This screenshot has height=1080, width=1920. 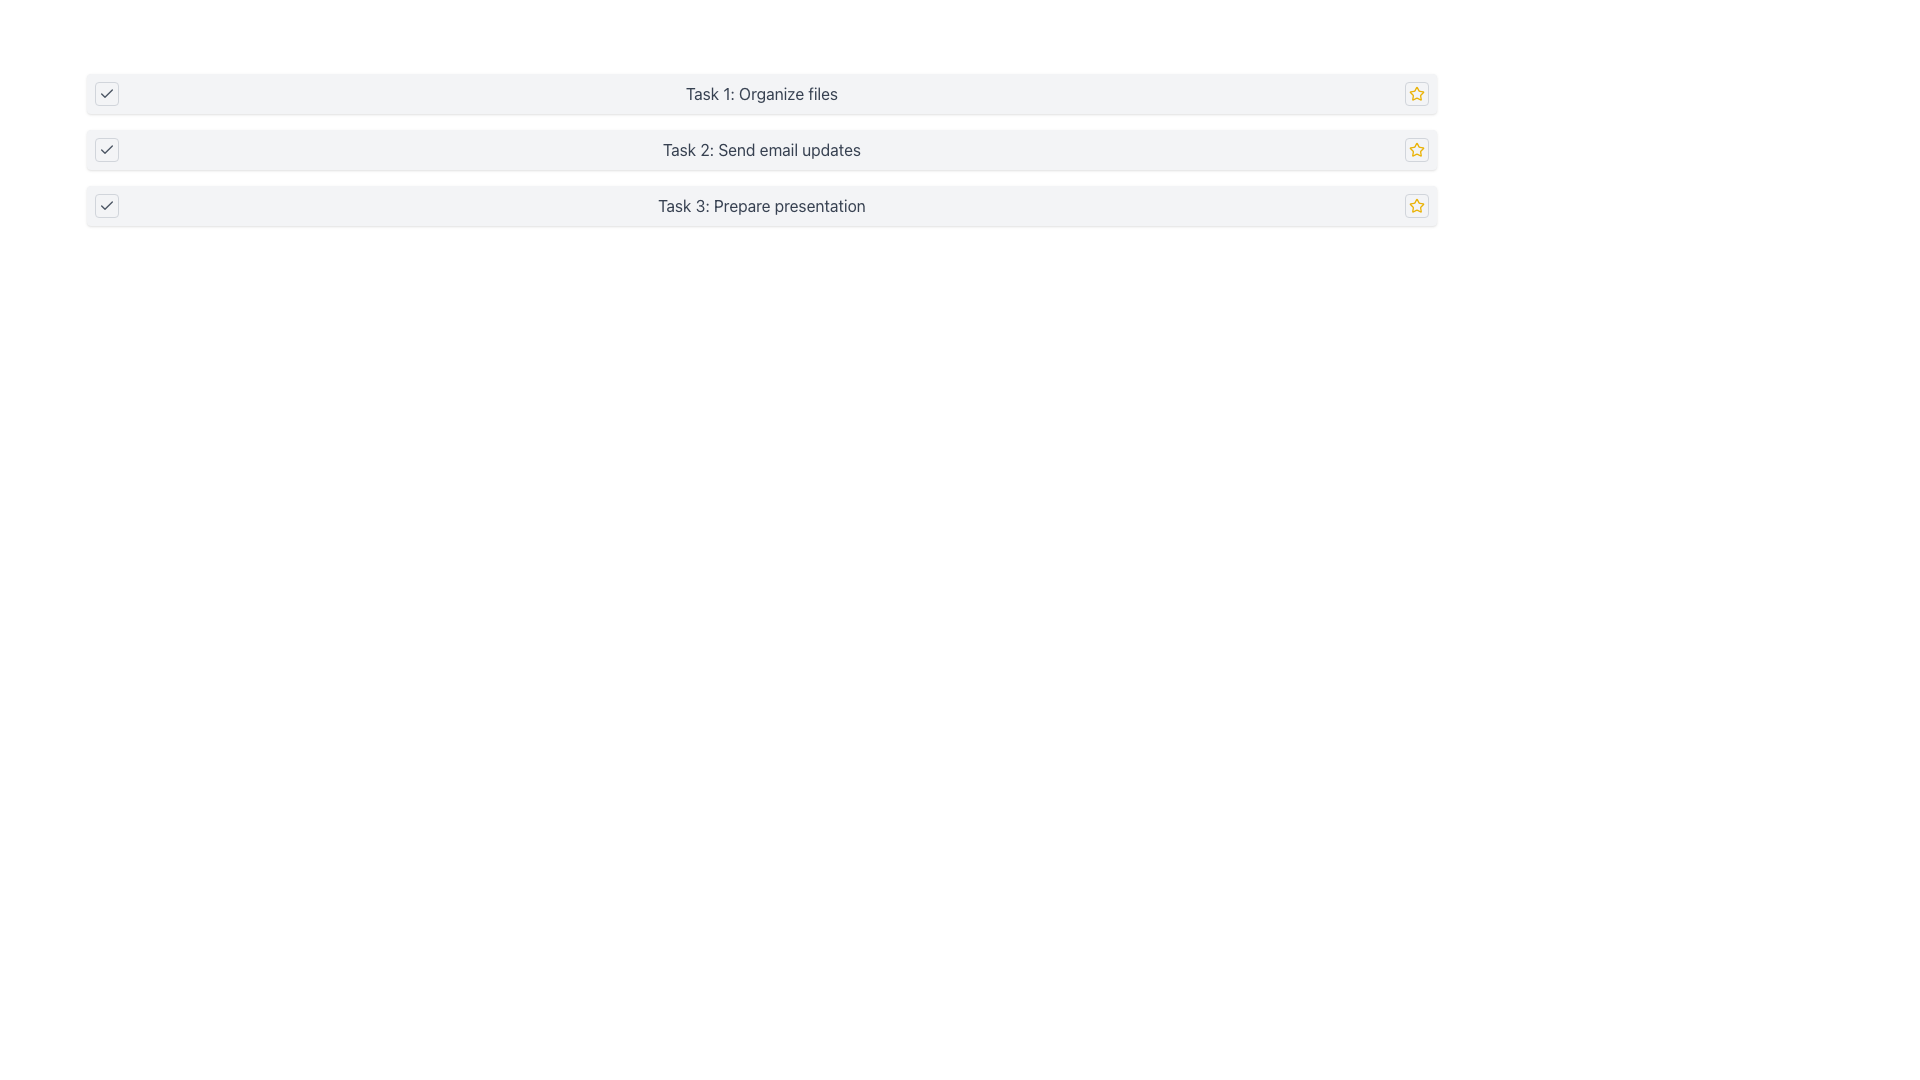 What do you see at coordinates (761, 149) in the screenshot?
I see `the text element displaying 'Task 2: Send email updates', which is styled in gray and positioned between a checkbox and a star icon in a light gray background layout` at bounding box center [761, 149].